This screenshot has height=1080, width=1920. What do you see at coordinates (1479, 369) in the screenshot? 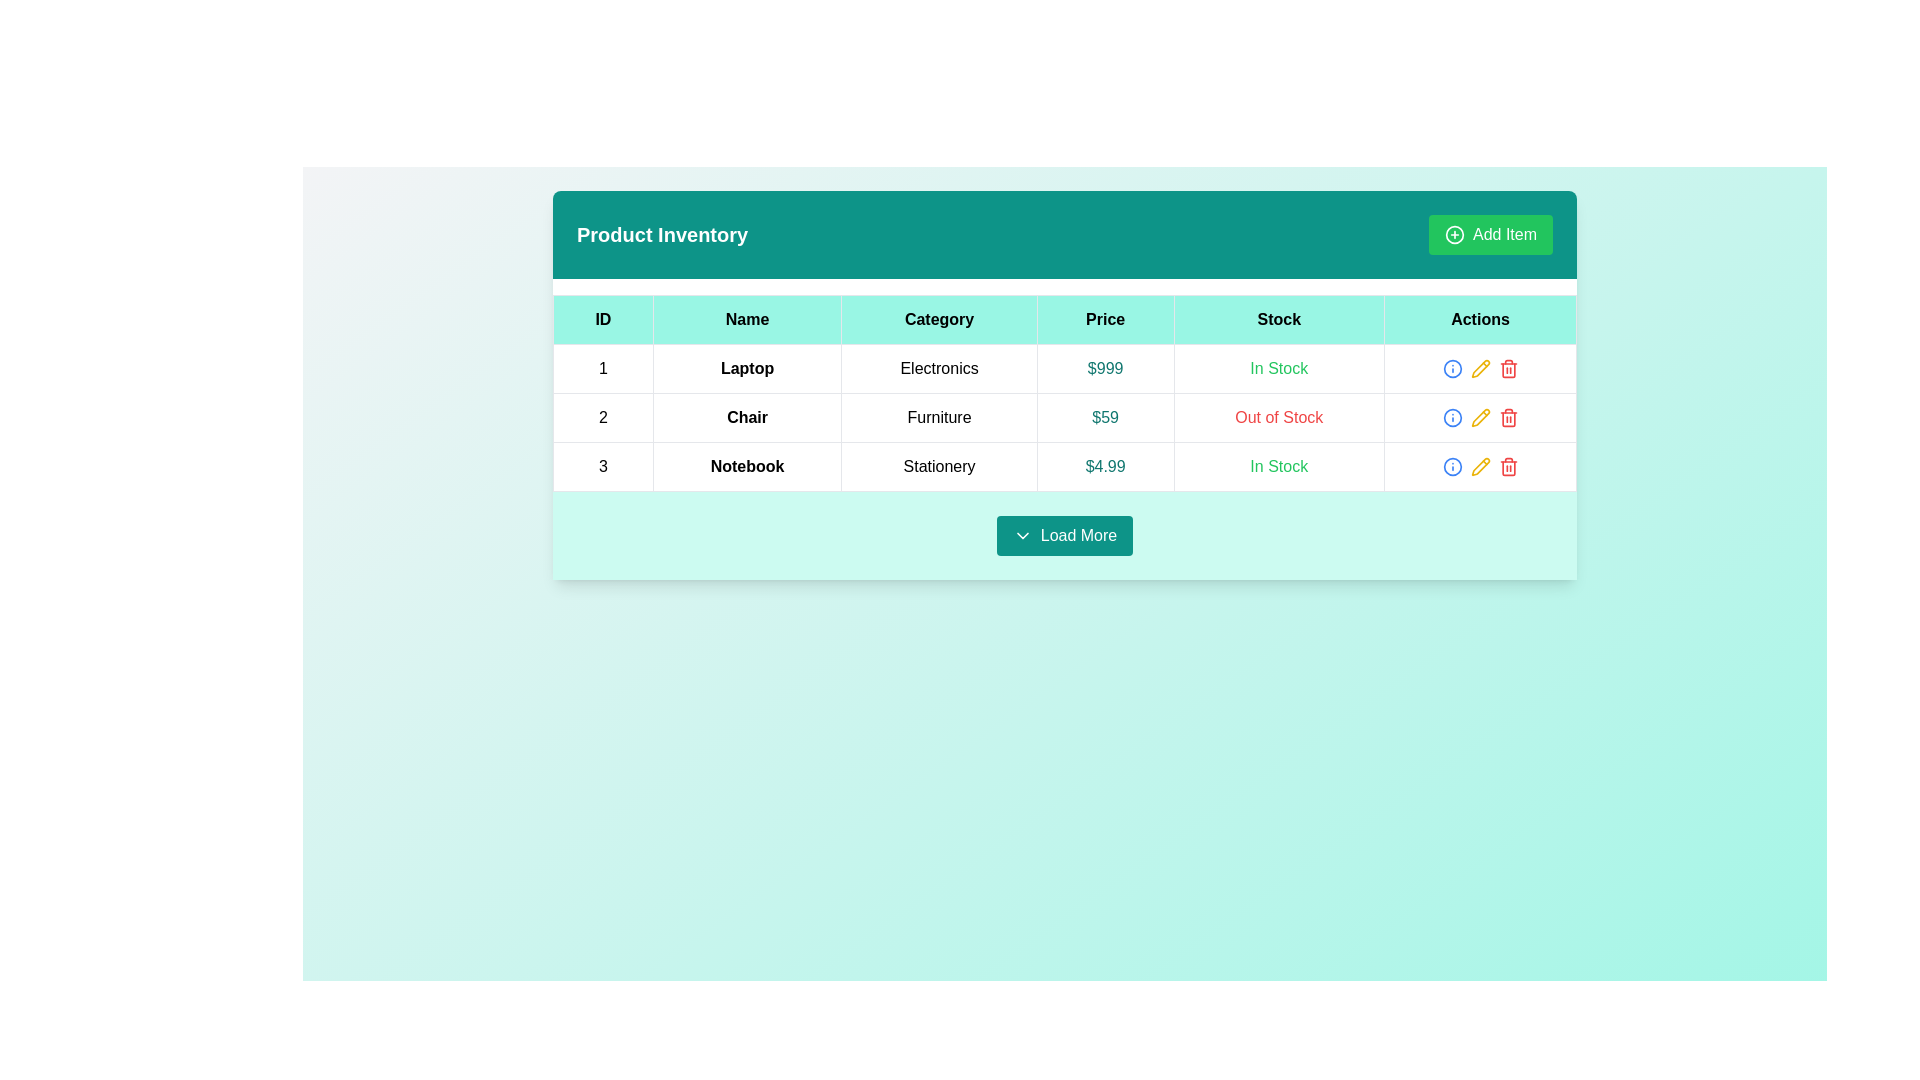
I see `the 'Edit' button located in the 'Actions' column of the third row for the 'Notebook' product entry in the grid layout` at bounding box center [1479, 369].